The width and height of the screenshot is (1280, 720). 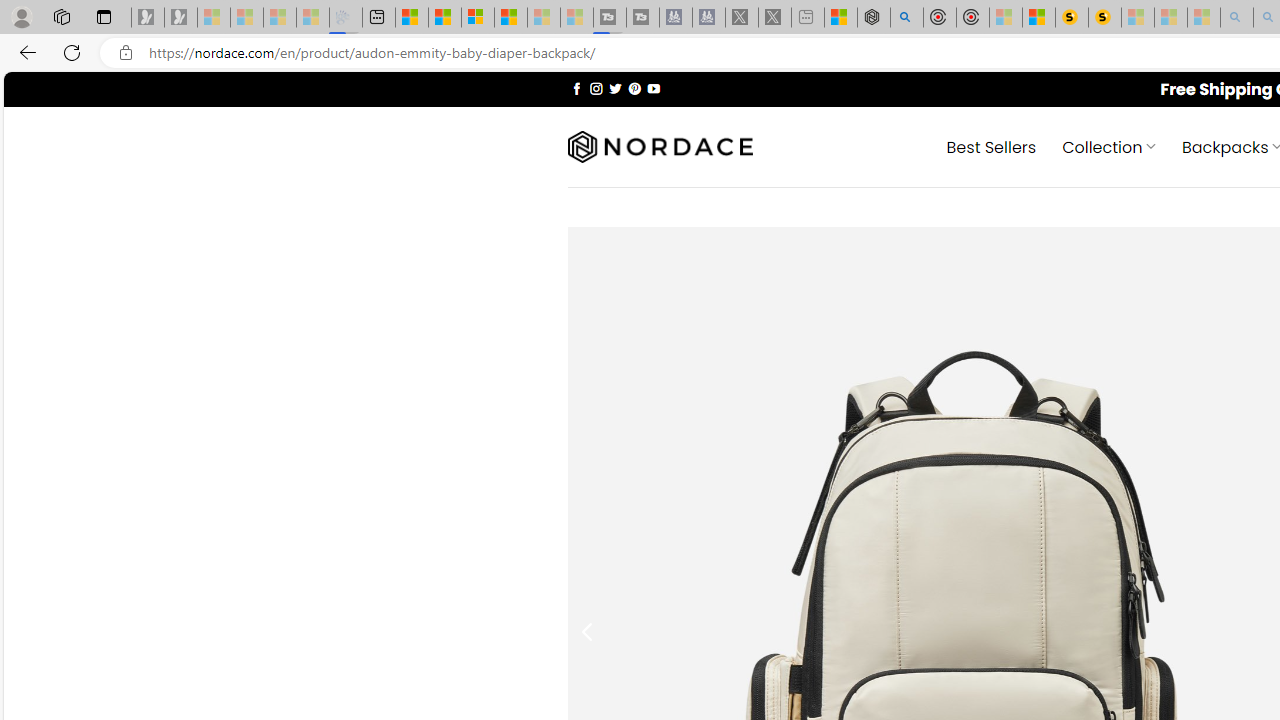 I want to click on 'Follow on Facebook', so click(x=576, y=87).